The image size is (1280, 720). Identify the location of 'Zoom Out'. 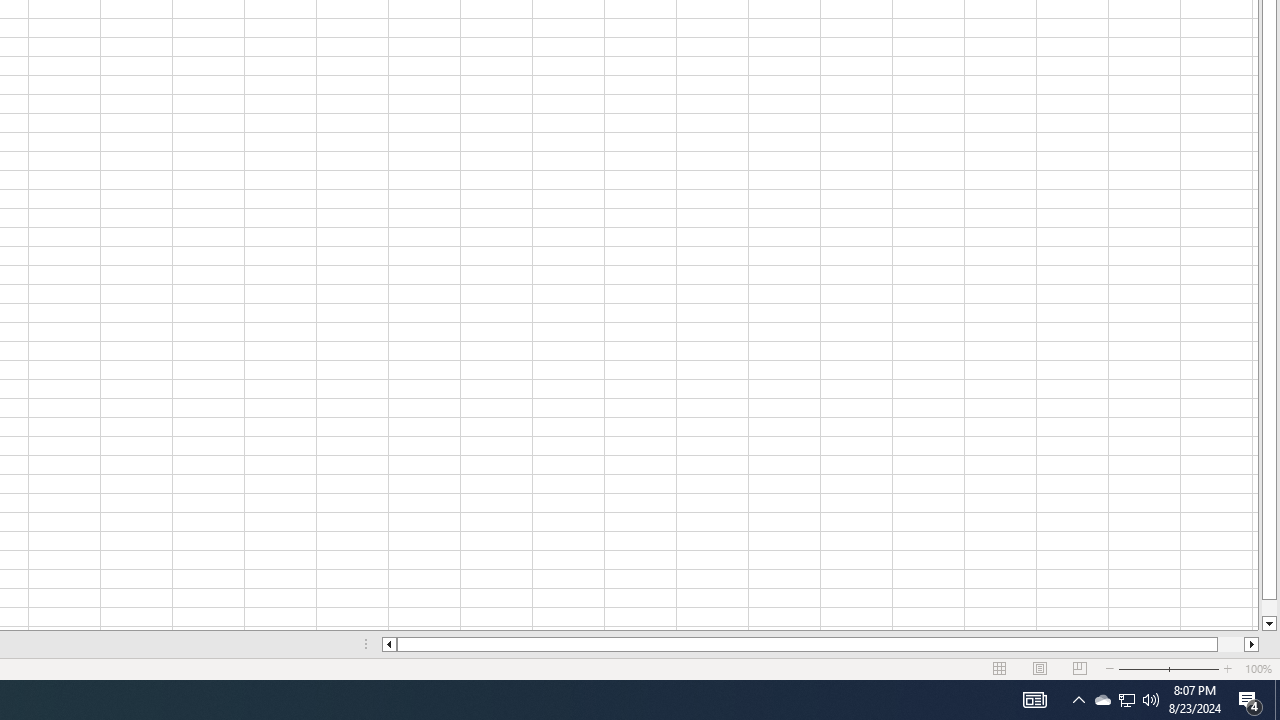
(1143, 669).